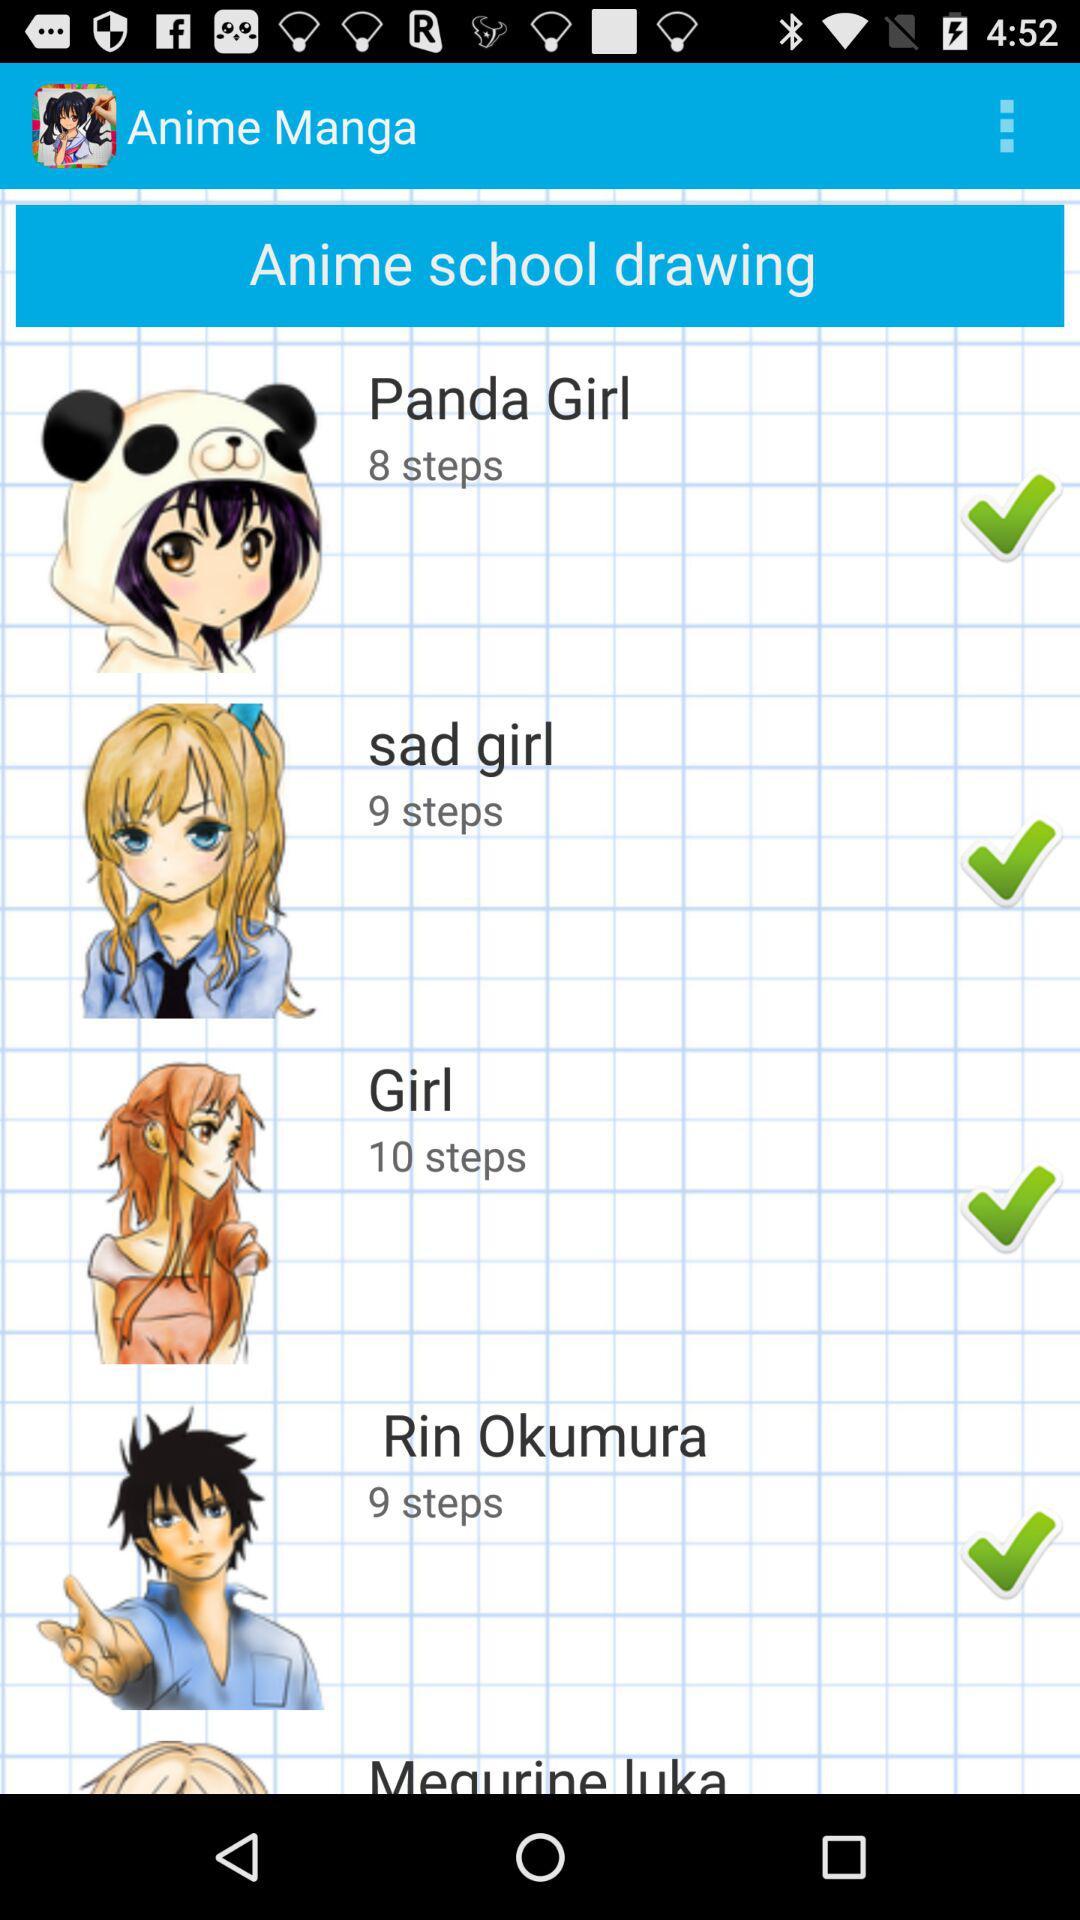 The width and height of the screenshot is (1080, 1920). I want to click on panda girl, so click(658, 396).